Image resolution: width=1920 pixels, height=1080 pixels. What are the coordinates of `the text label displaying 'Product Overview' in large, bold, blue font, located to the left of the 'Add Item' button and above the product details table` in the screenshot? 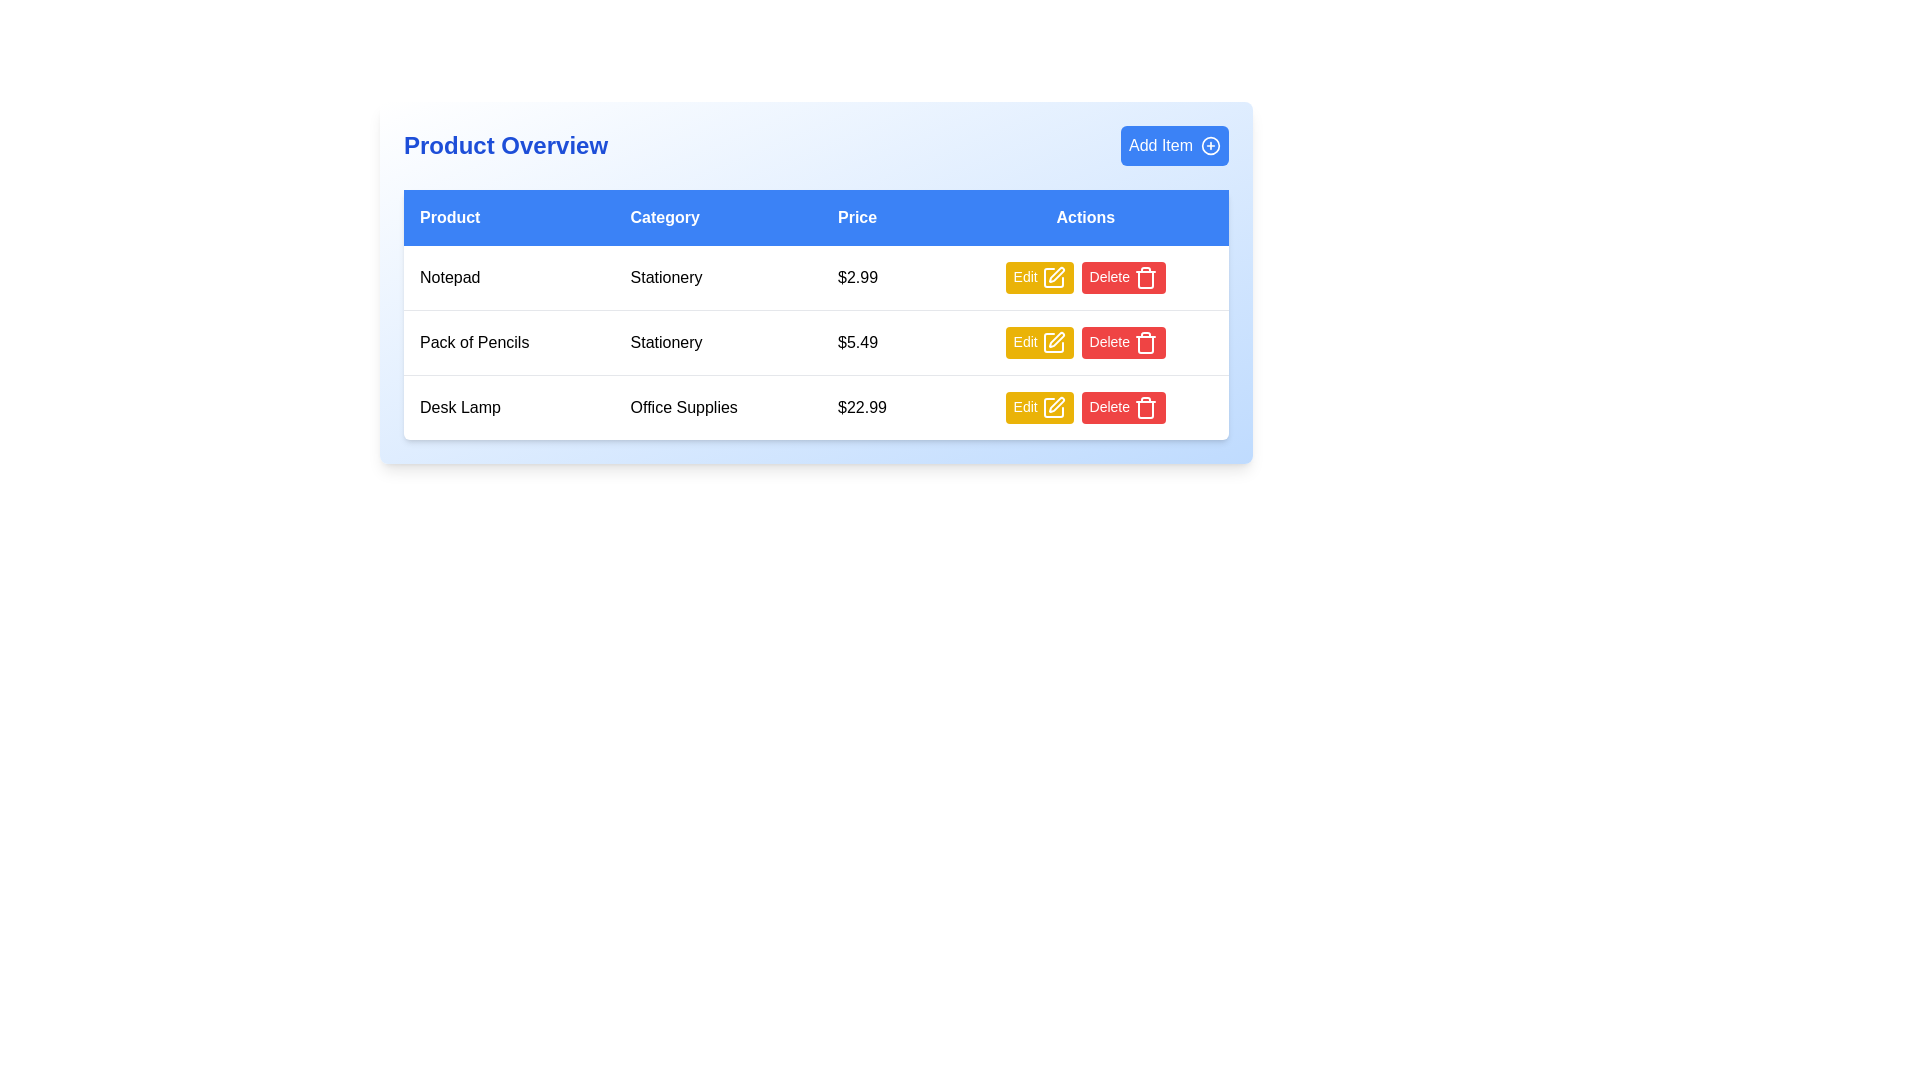 It's located at (506, 145).